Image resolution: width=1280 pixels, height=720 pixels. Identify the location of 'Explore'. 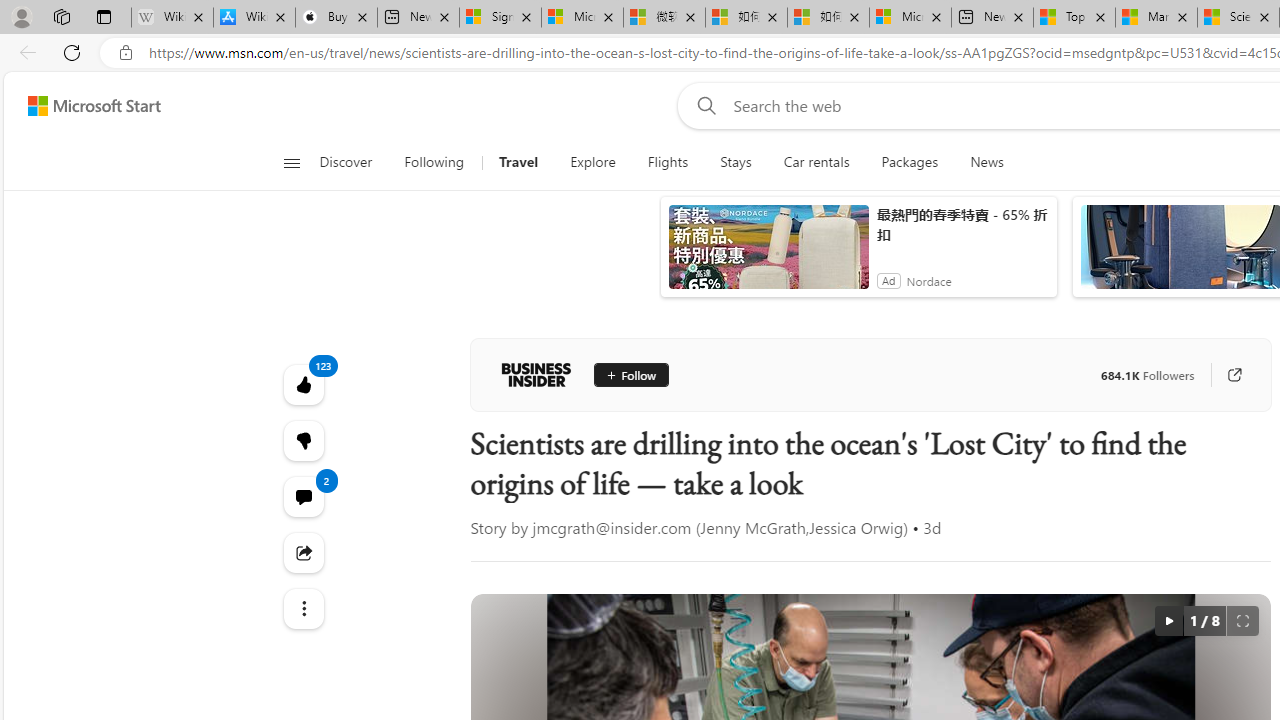
(591, 162).